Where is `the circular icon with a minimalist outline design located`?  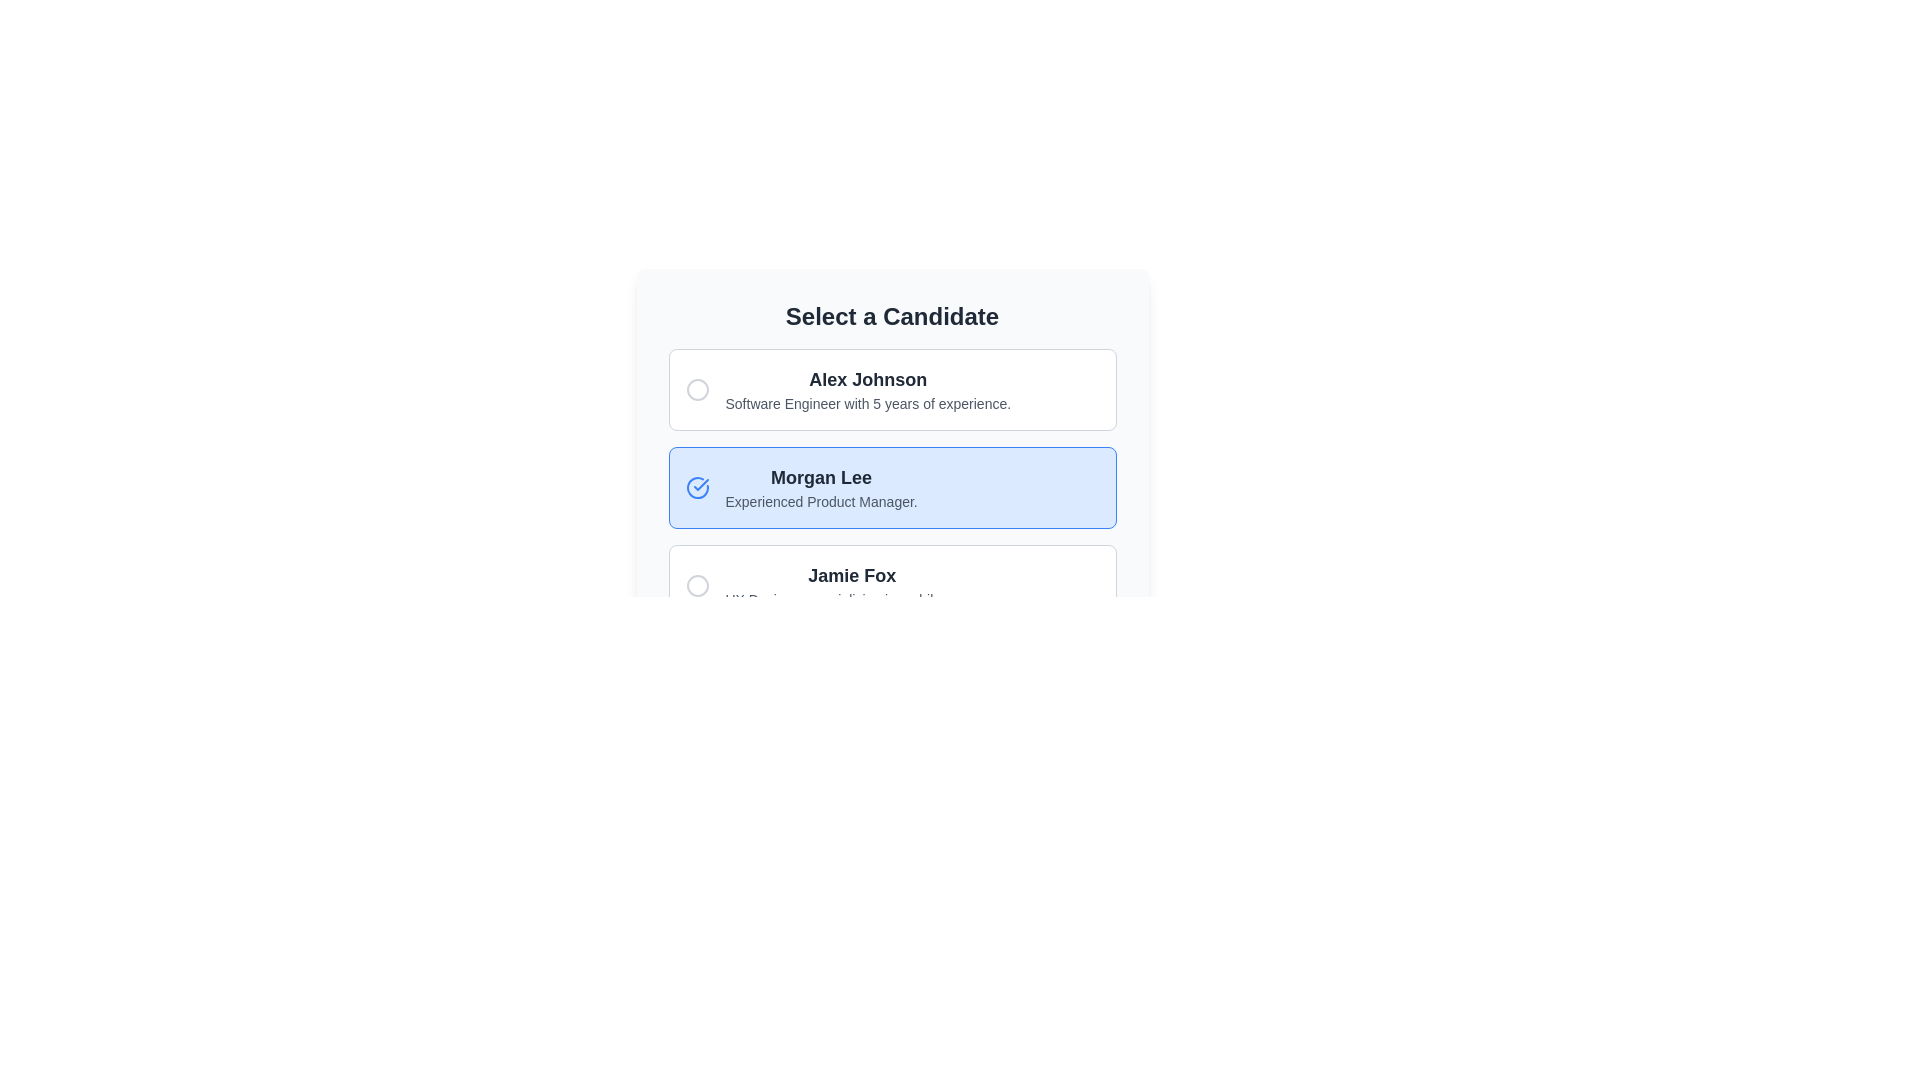
the circular icon with a minimalist outline design located is located at coordinates (697, 585).